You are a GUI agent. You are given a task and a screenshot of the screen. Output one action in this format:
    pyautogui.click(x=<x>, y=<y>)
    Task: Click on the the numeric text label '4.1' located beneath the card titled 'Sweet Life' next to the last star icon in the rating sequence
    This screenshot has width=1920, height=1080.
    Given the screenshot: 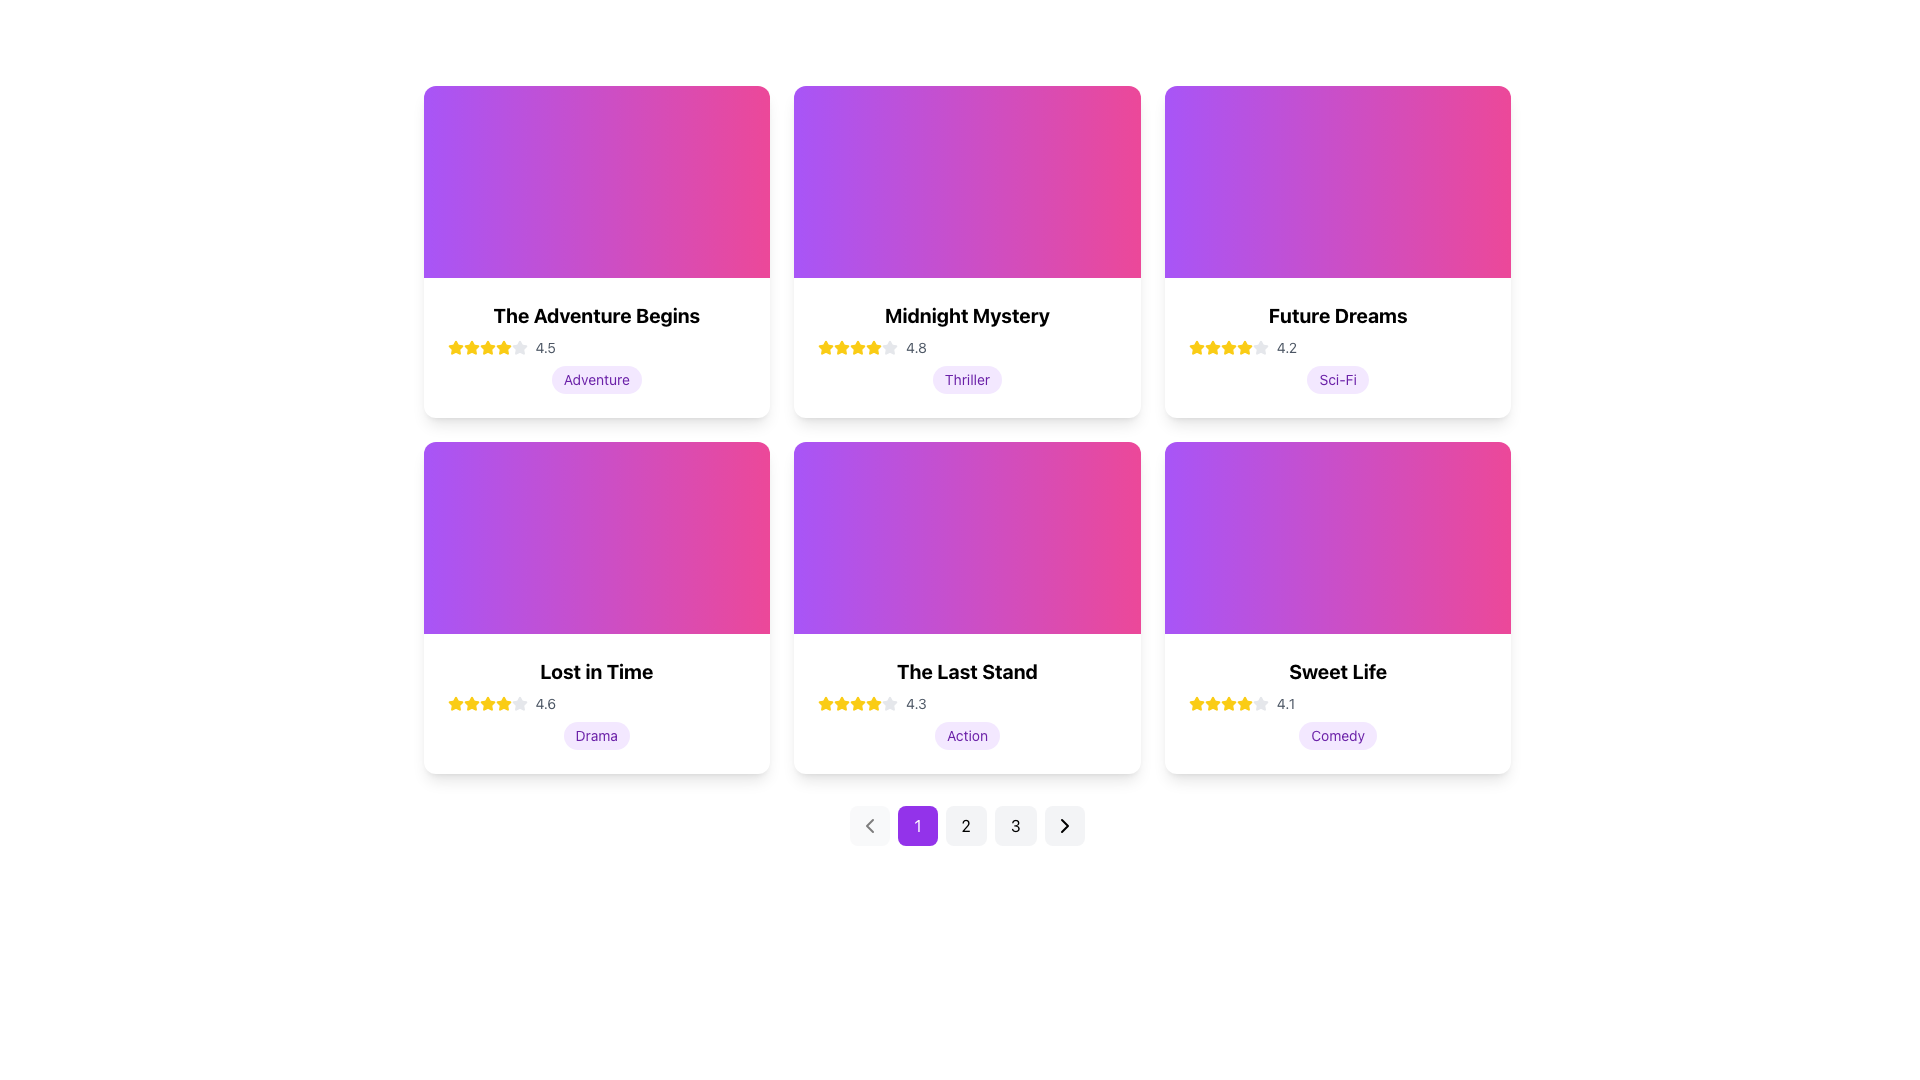 What is the action you would take?
    pyautogui.click(x=1286, y=703)
    